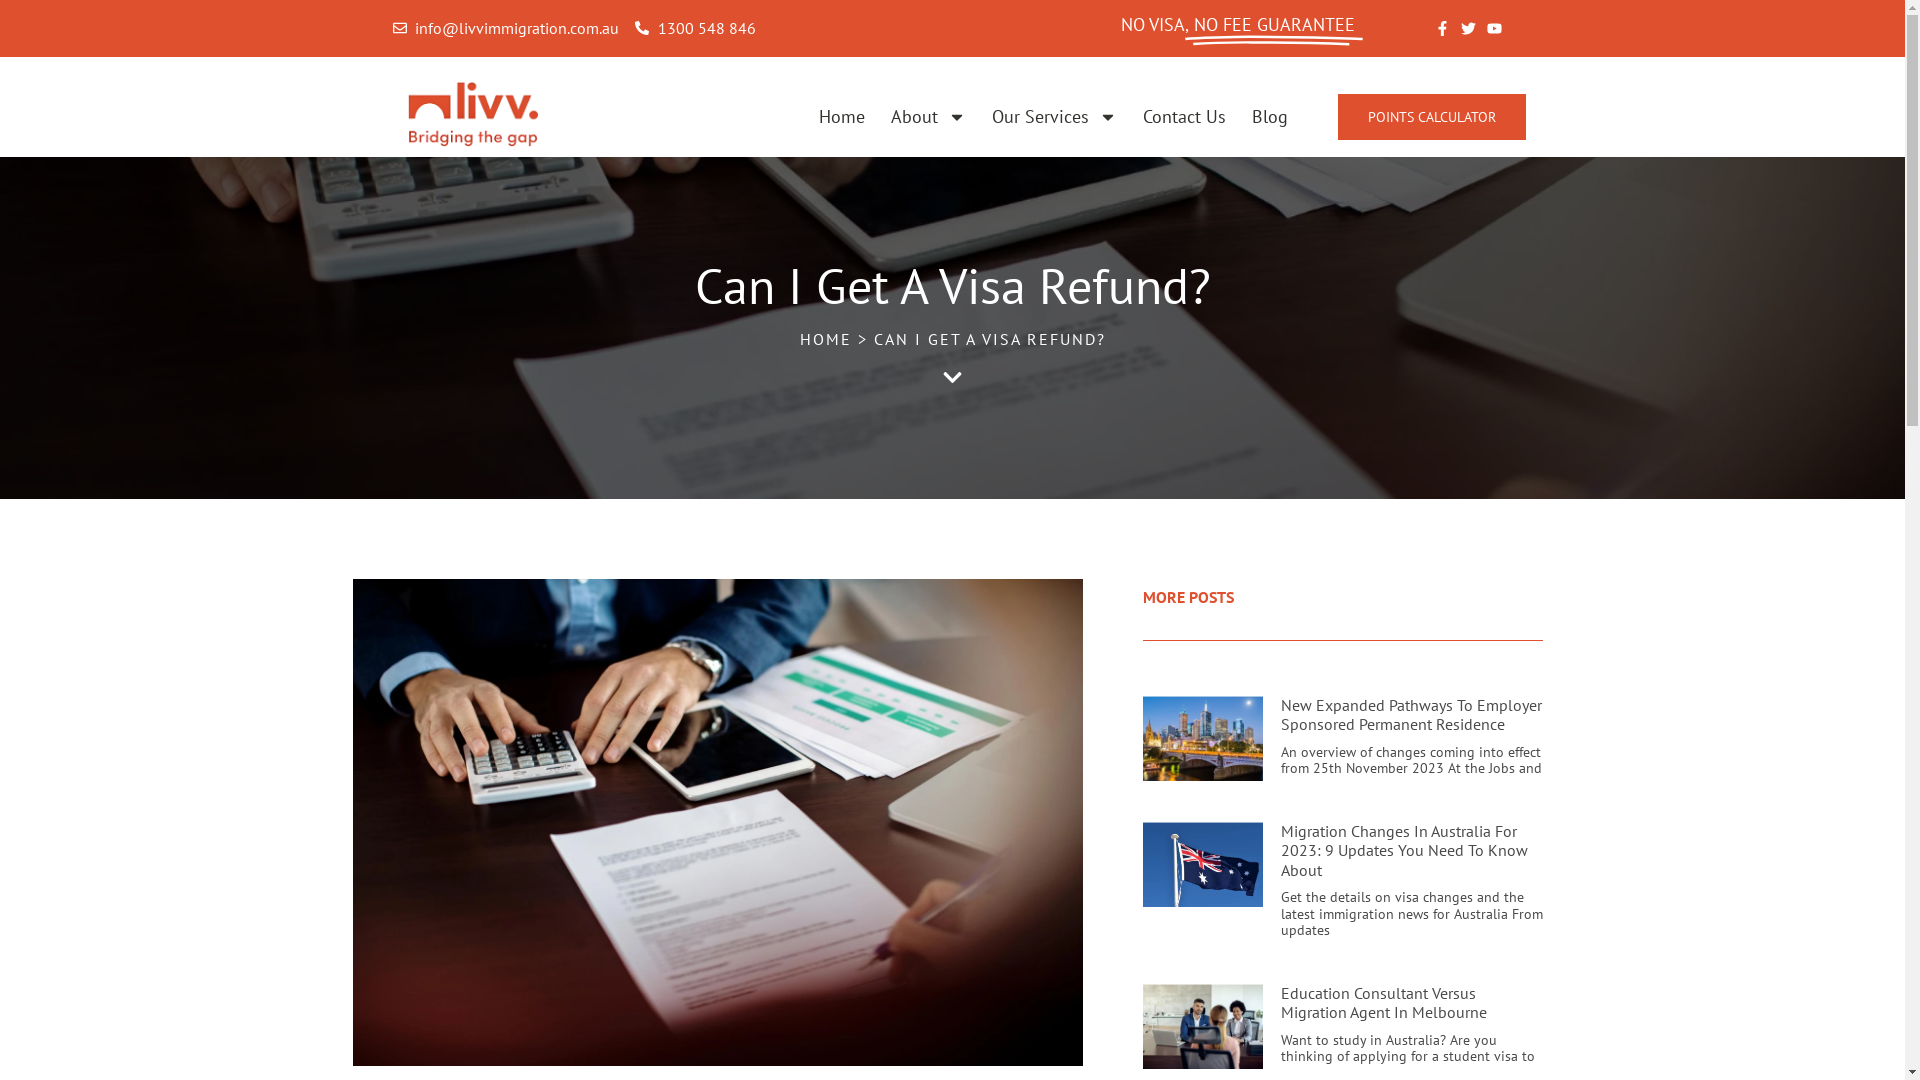 Image resolution: width=1920 pixels, height=1080 pixels. Describe the element at coordinates (1236, 24) in the screenshot. I see `'NO VISA, NO FEE GUARANTEE'` at that location.